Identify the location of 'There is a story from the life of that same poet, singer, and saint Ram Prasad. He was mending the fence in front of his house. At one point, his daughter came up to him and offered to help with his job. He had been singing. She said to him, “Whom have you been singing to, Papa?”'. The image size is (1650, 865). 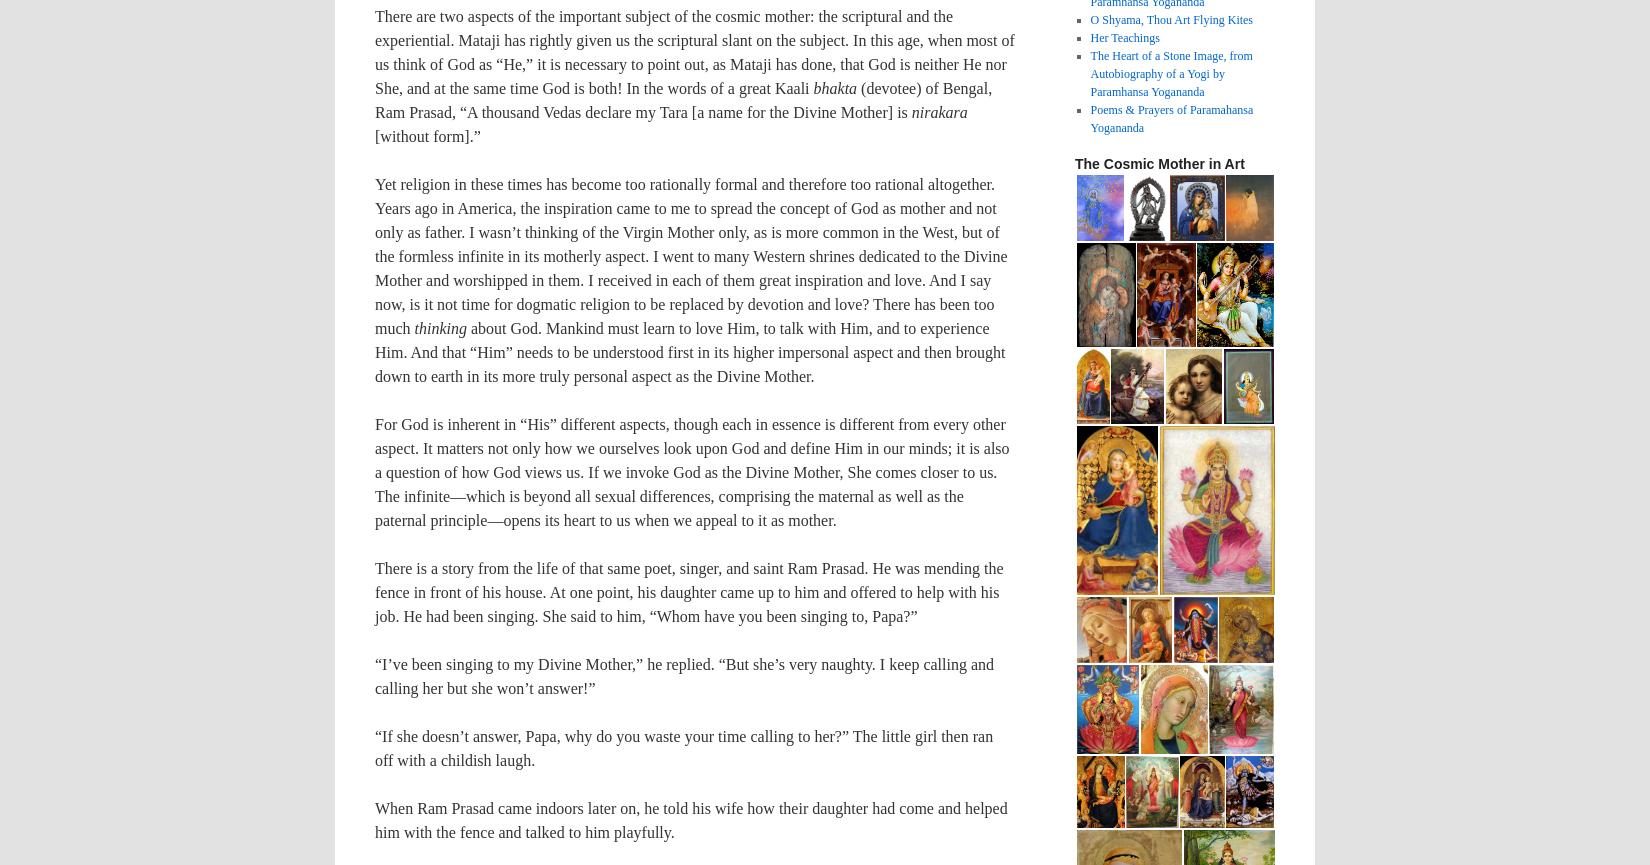
(375, 592).